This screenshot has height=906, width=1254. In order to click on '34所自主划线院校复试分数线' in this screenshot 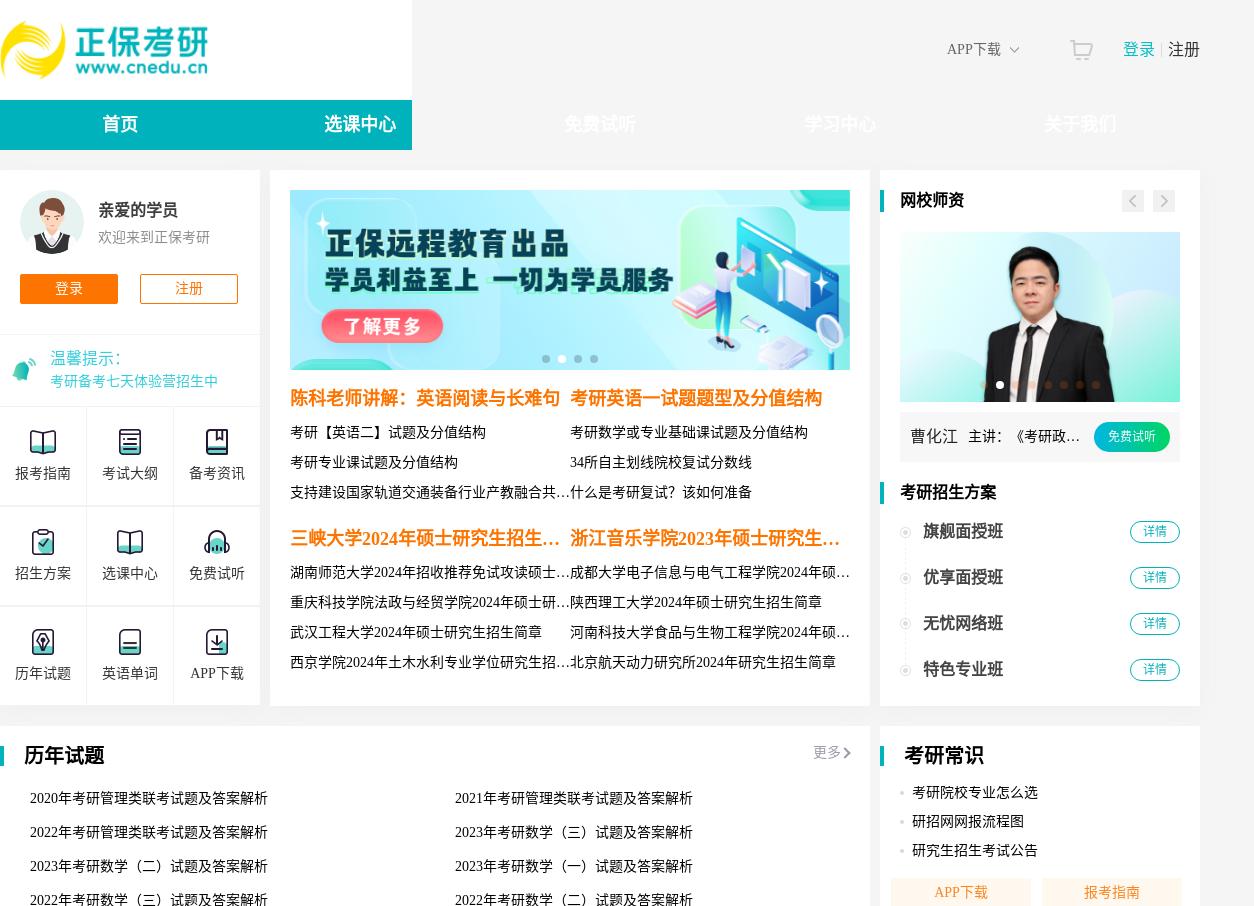, I will do `click(660, 461)`.